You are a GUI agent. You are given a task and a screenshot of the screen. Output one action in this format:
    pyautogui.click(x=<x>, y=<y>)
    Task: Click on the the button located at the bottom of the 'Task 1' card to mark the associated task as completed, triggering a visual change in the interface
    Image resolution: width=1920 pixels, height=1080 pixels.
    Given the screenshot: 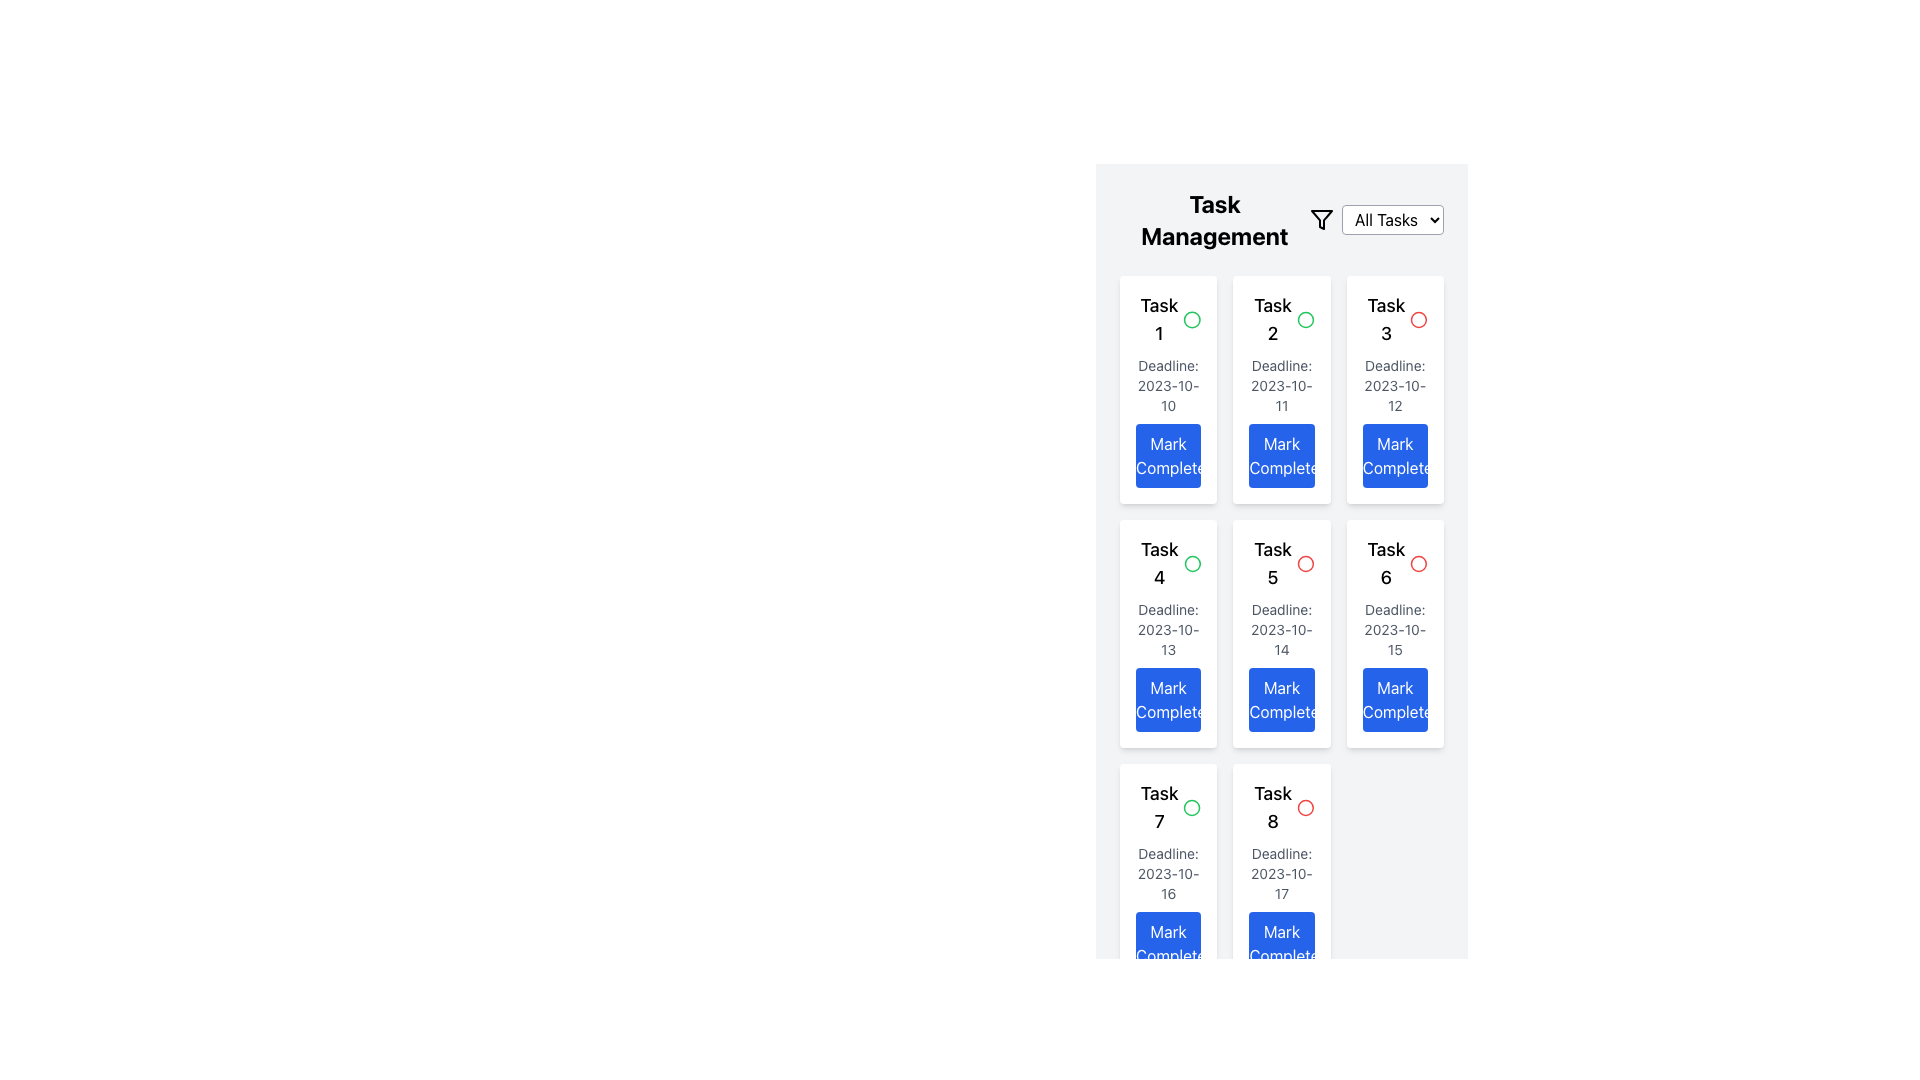 What is the action you would take?
    pyautogui.click(x=1168, y=455)
    